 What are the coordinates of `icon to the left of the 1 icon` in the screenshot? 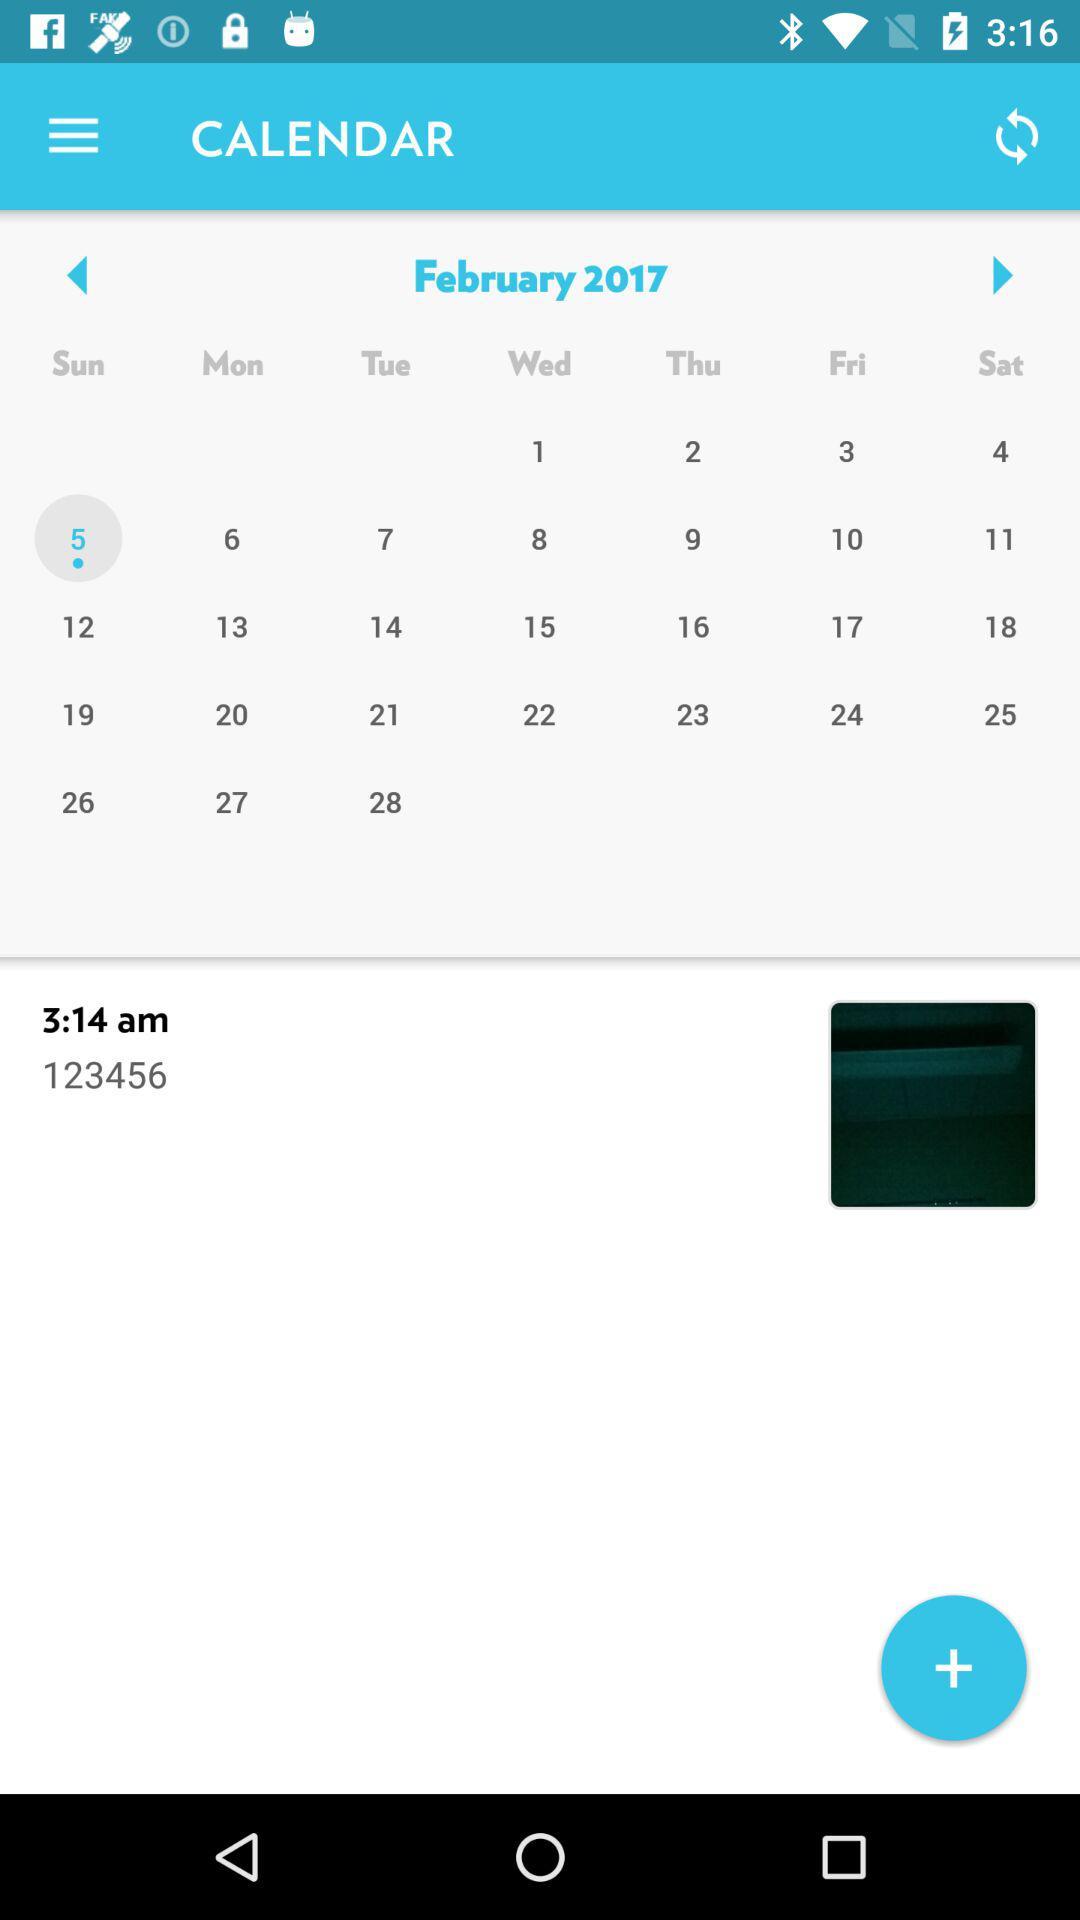 It's located at (385, 538).